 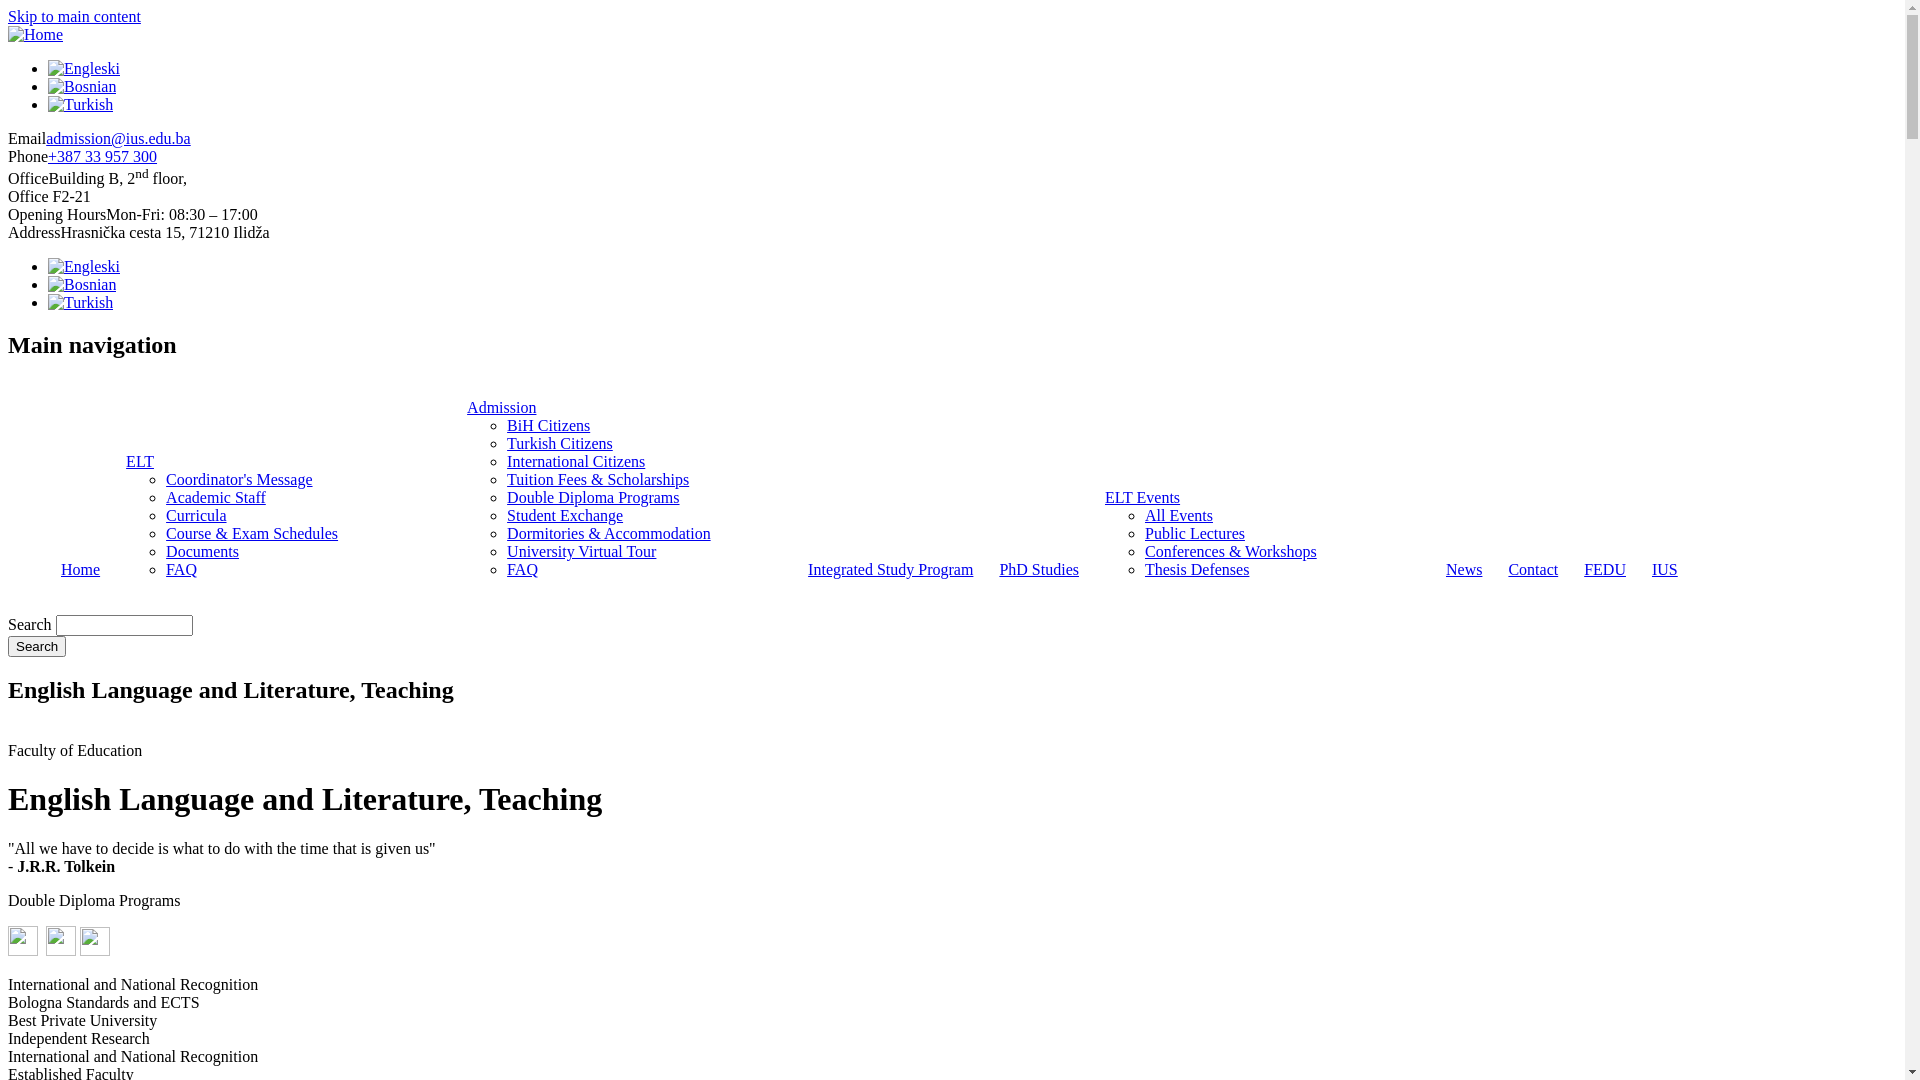 I want to click on 'Home', so click(x=80, y=569).